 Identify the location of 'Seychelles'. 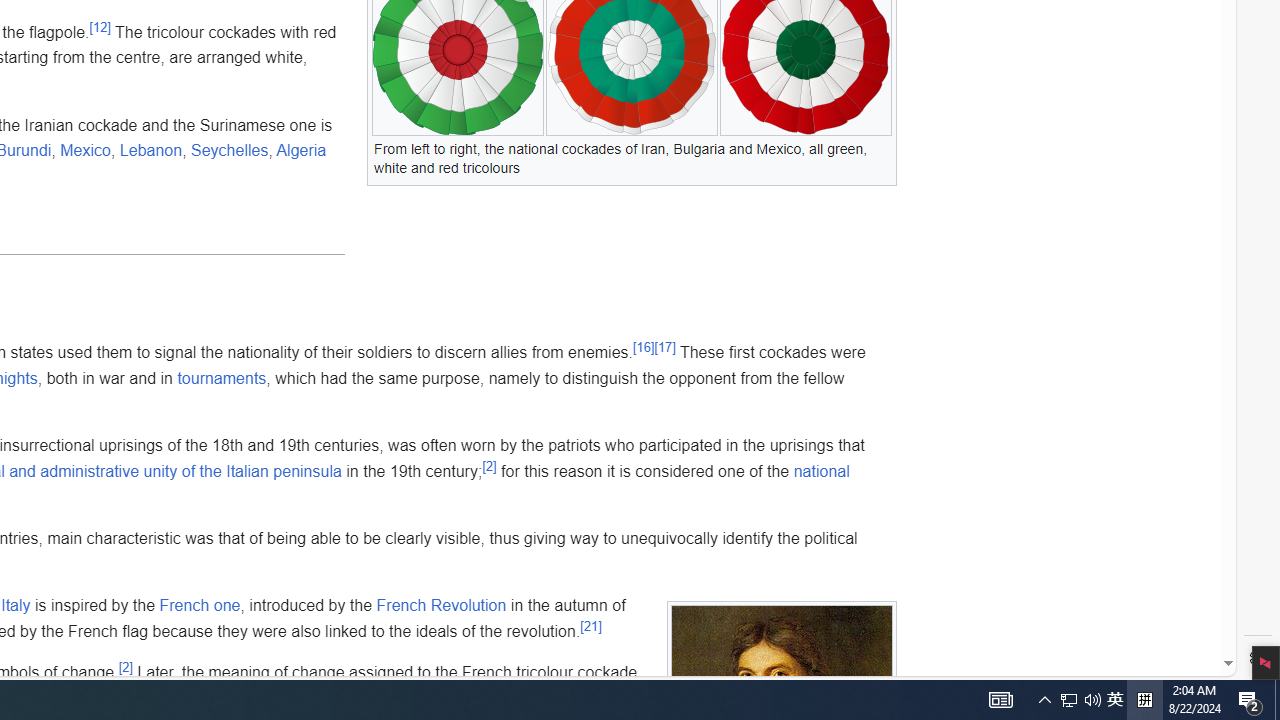
(229, 149).